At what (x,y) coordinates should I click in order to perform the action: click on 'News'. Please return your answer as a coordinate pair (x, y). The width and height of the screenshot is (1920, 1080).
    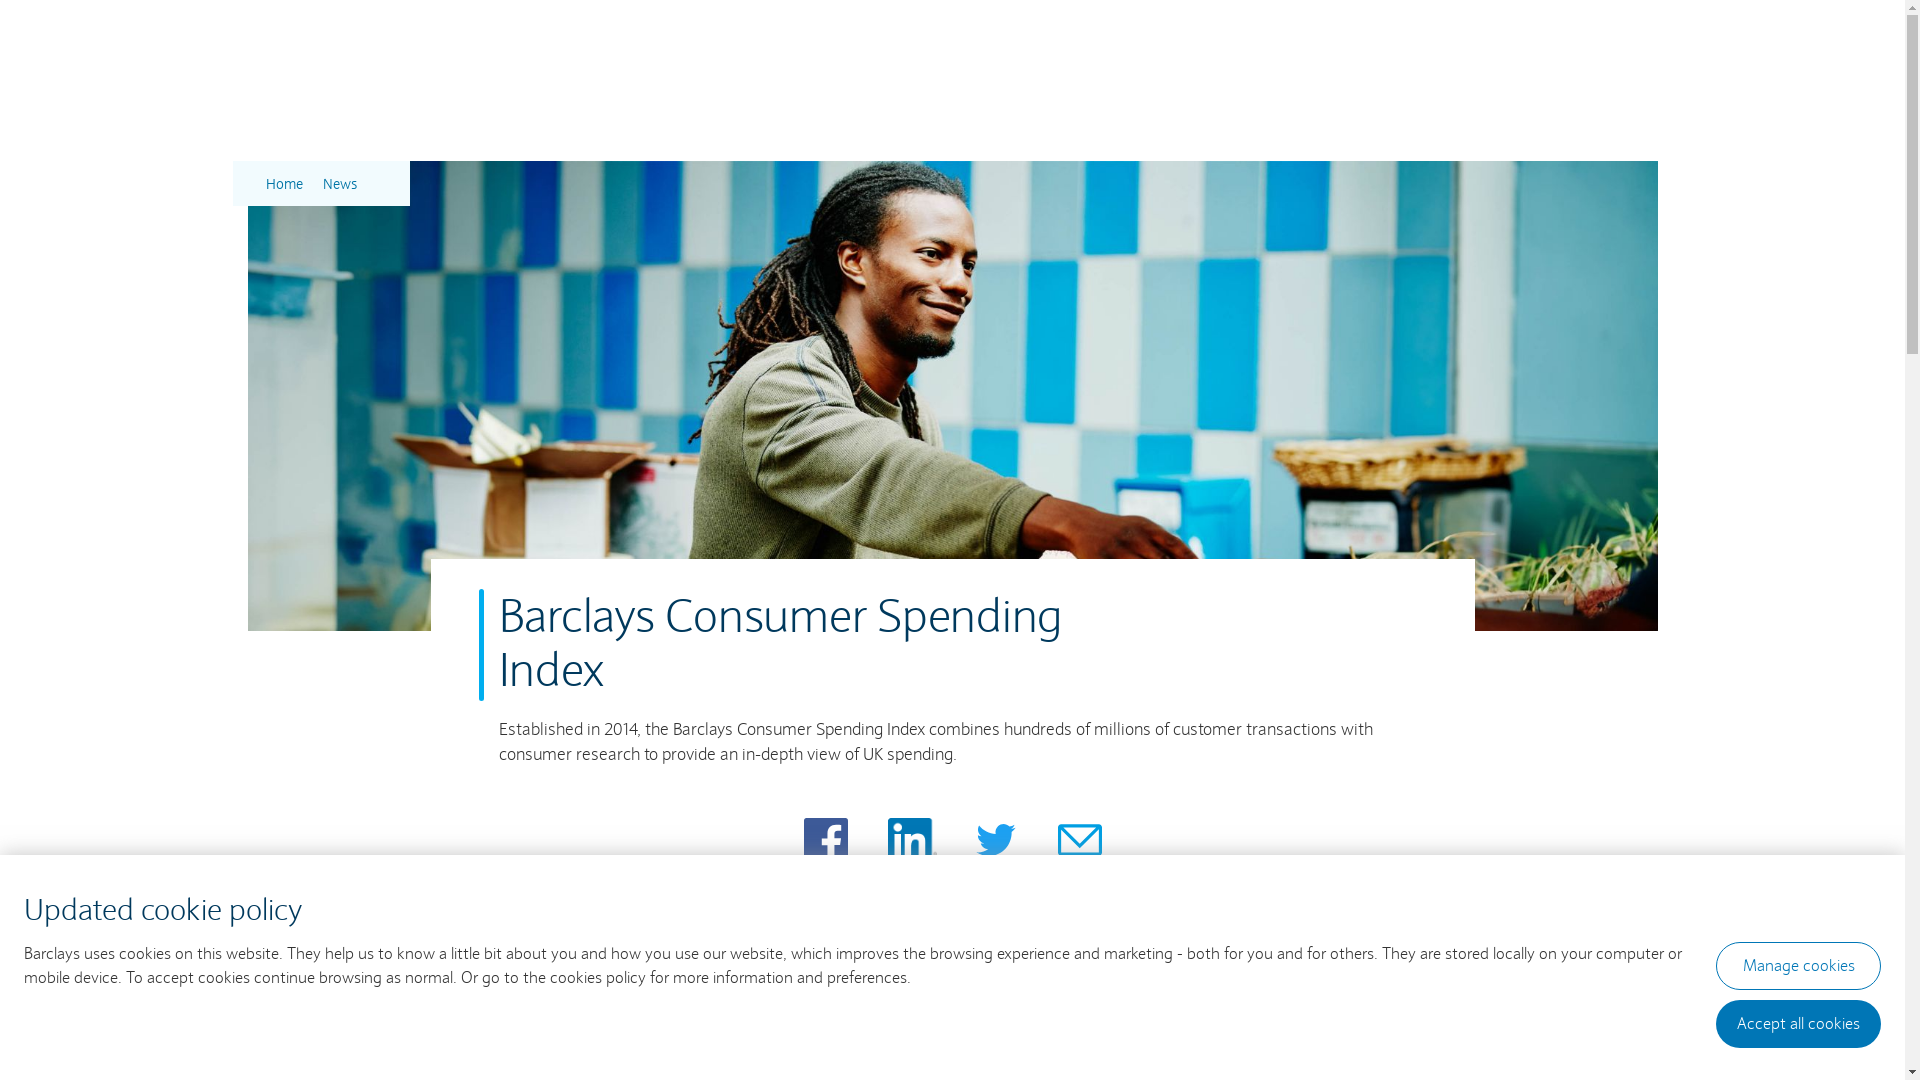
    Looking at the image, I should click on (339, 183).